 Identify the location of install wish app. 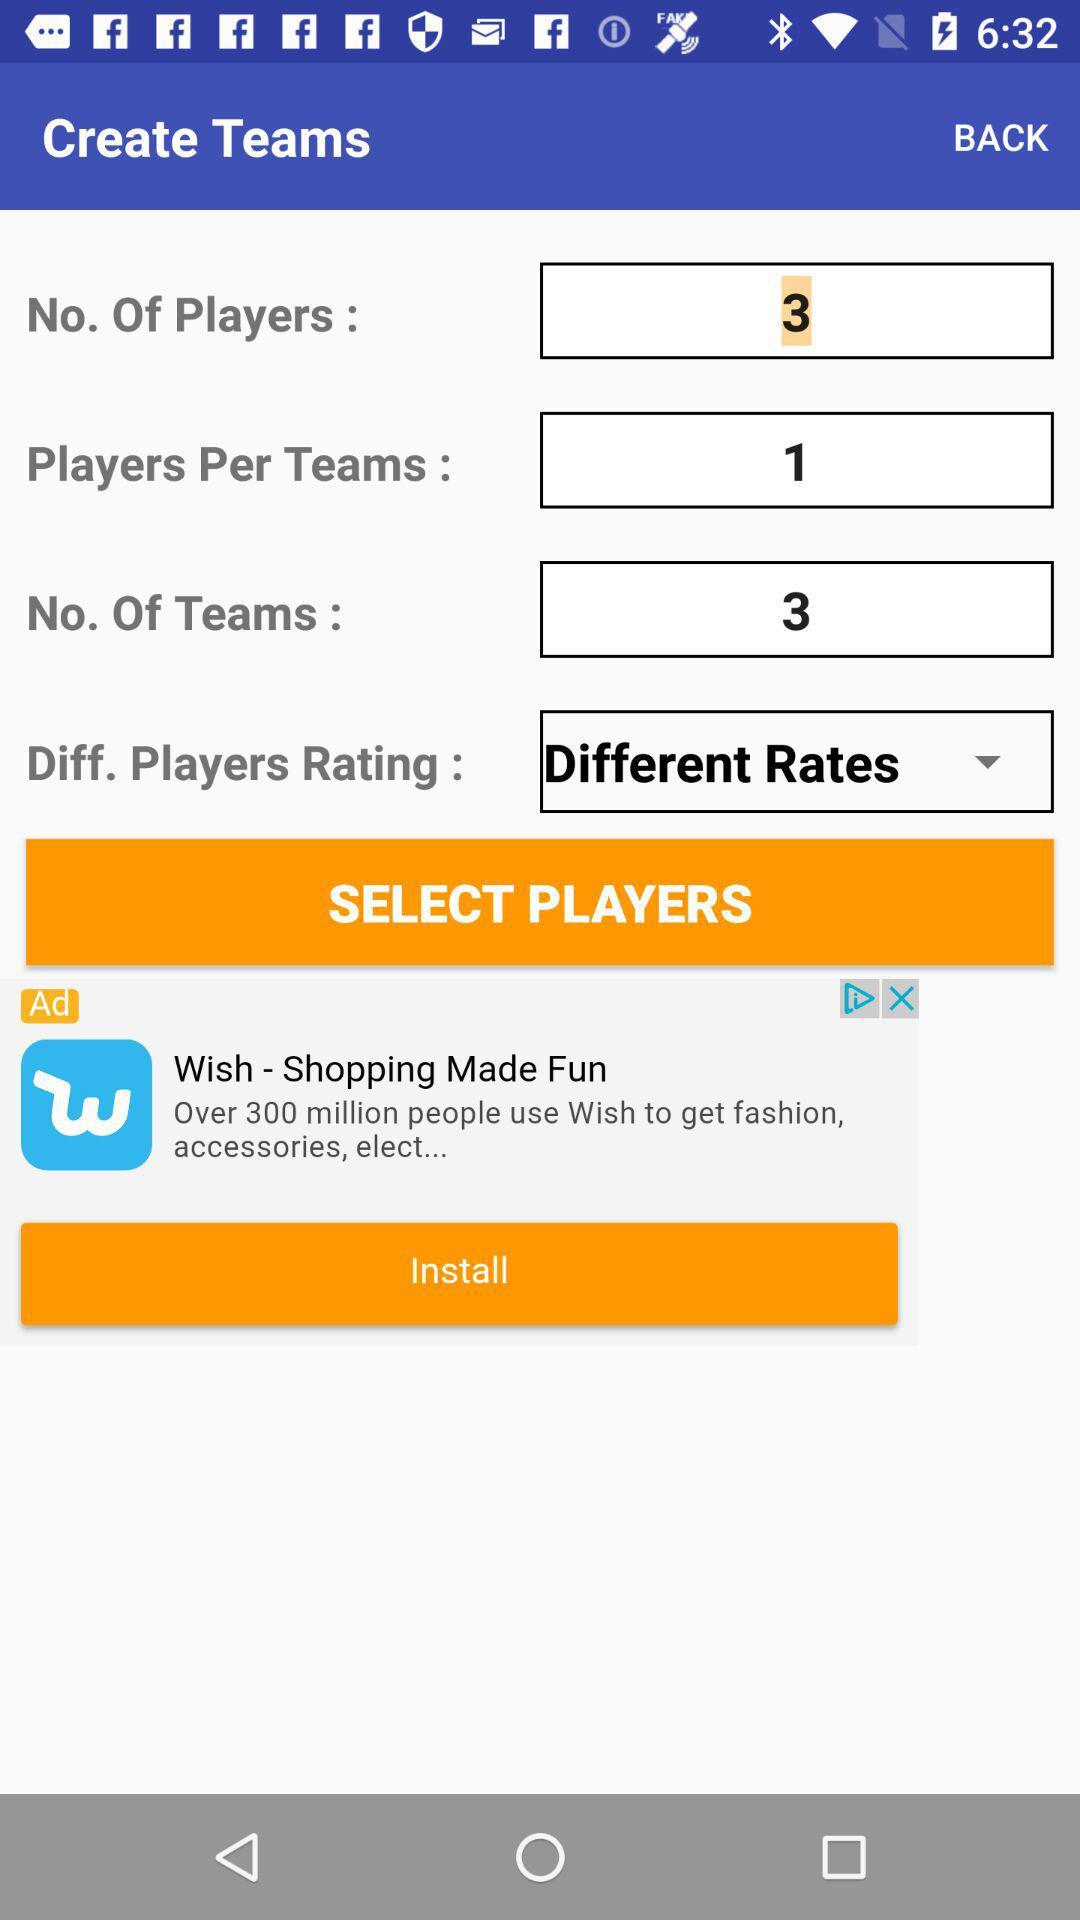
(459, 1162).